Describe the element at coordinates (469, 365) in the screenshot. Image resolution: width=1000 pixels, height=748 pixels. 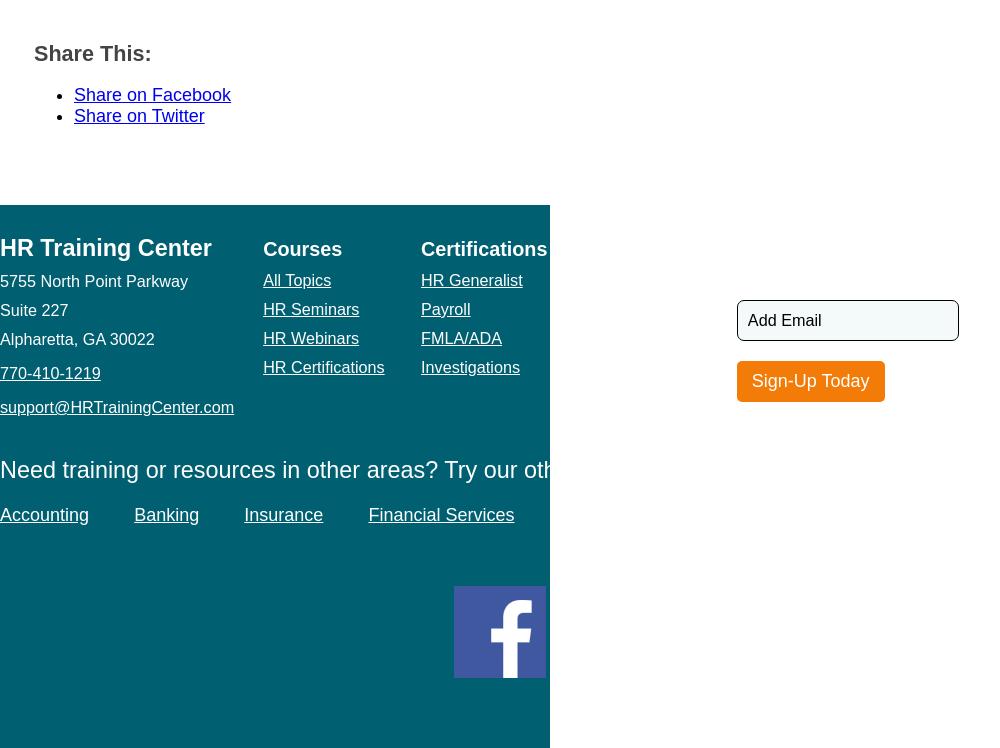
I see `'Investigations'` at that location.